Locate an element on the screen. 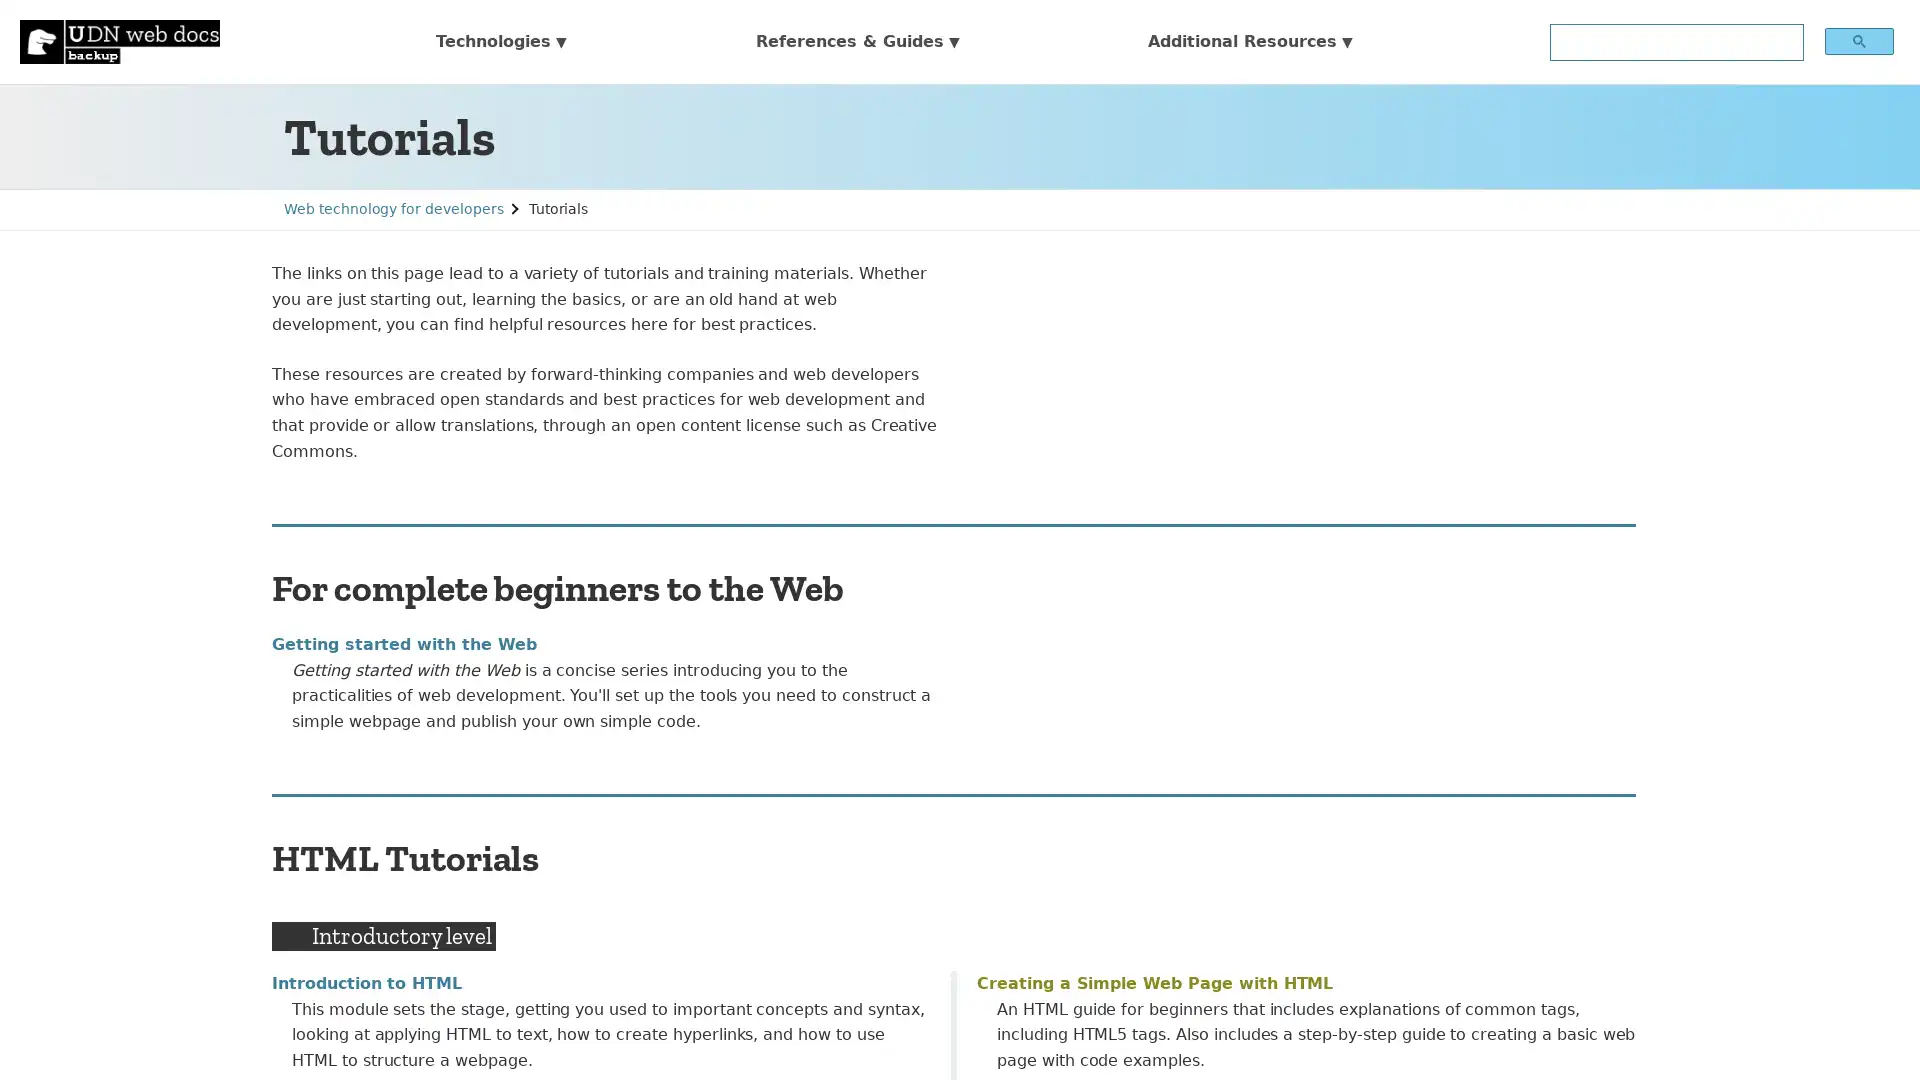  search is located at coordinates (1857, 40).